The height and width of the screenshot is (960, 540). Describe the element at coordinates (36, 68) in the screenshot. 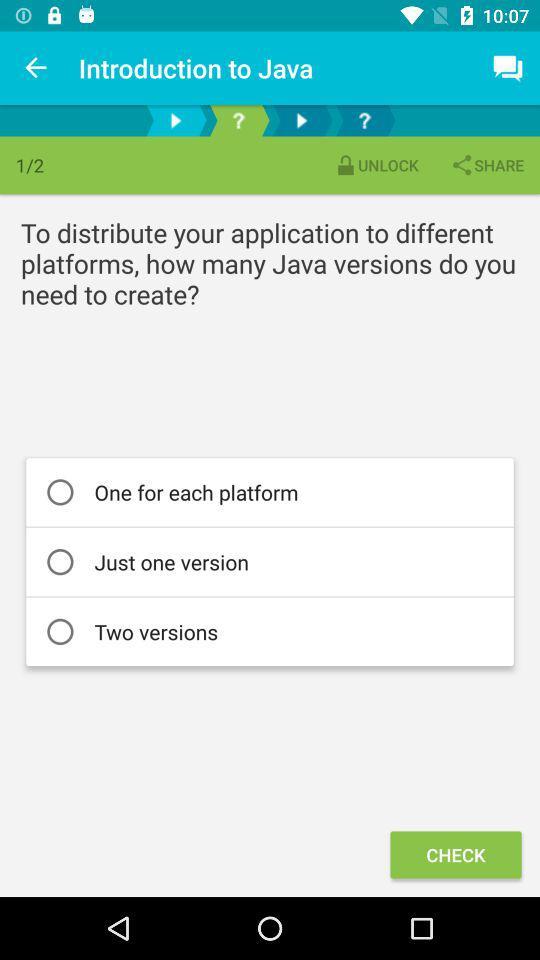

I see `item above 1/2` at that location.